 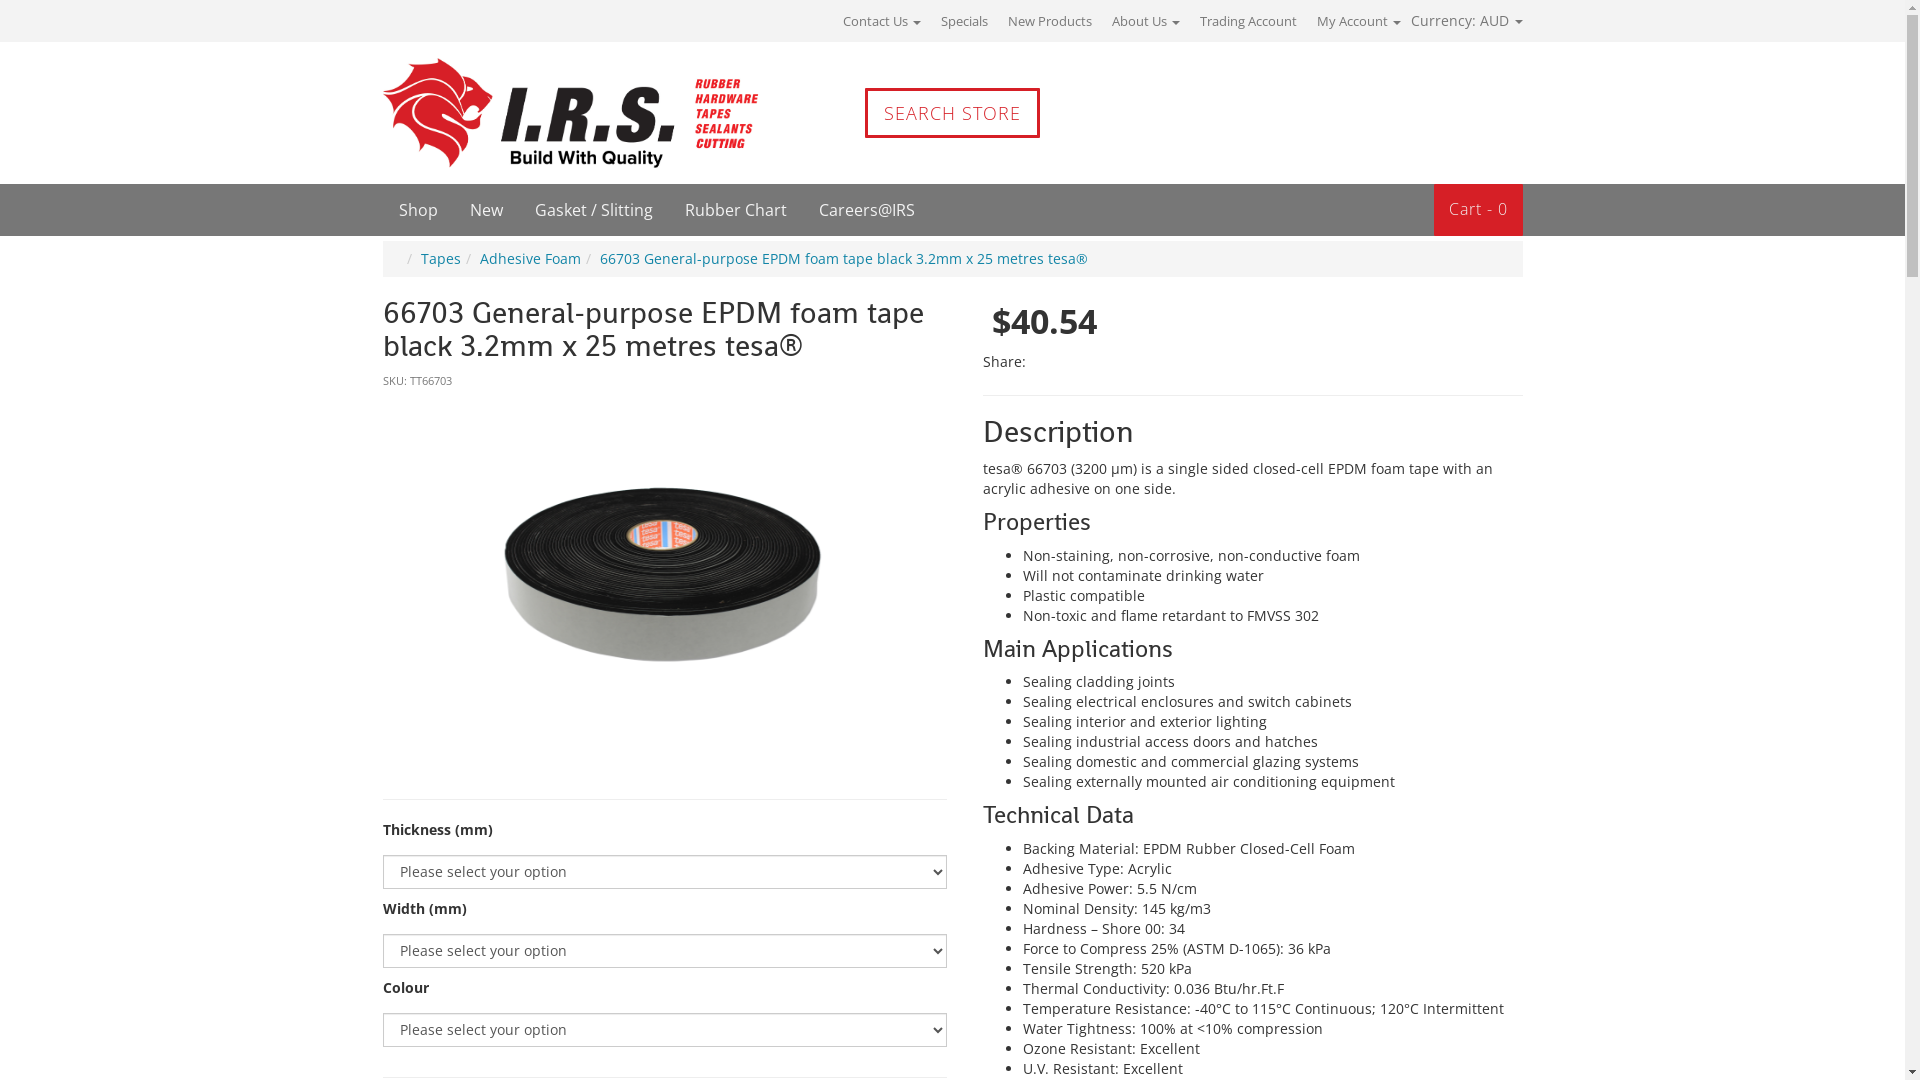 What do you see at coordinates (667, 209) in the screenshot?
I see `'Rubber Chart'` at bounding box center [667, 209].